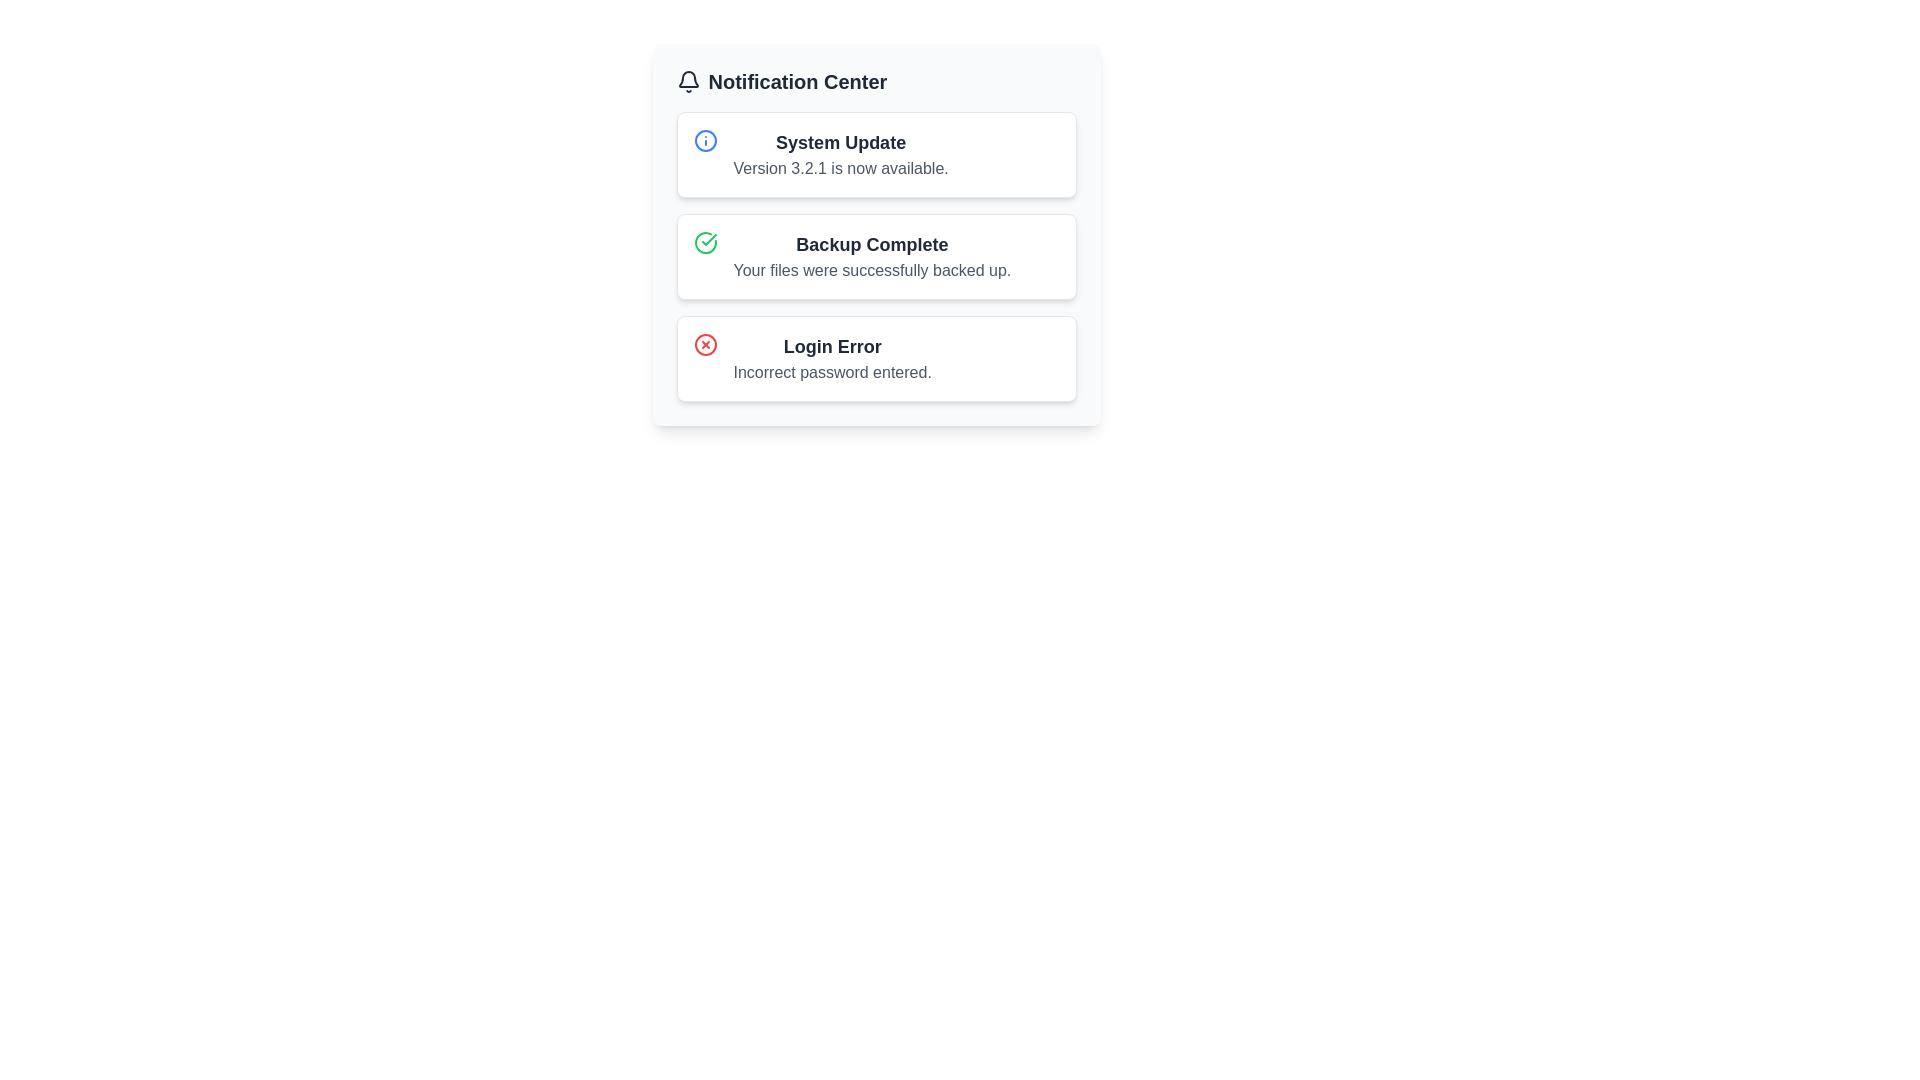 This screenshot has height=1080, width=1920. Describe the element at coordinates (705, 242) in the screenshot. I see `the backup completion icon located in the 'Backup Complete' notification panel, which is distinctly positioned on the left side of the notification adjacent to the text content` at that location.